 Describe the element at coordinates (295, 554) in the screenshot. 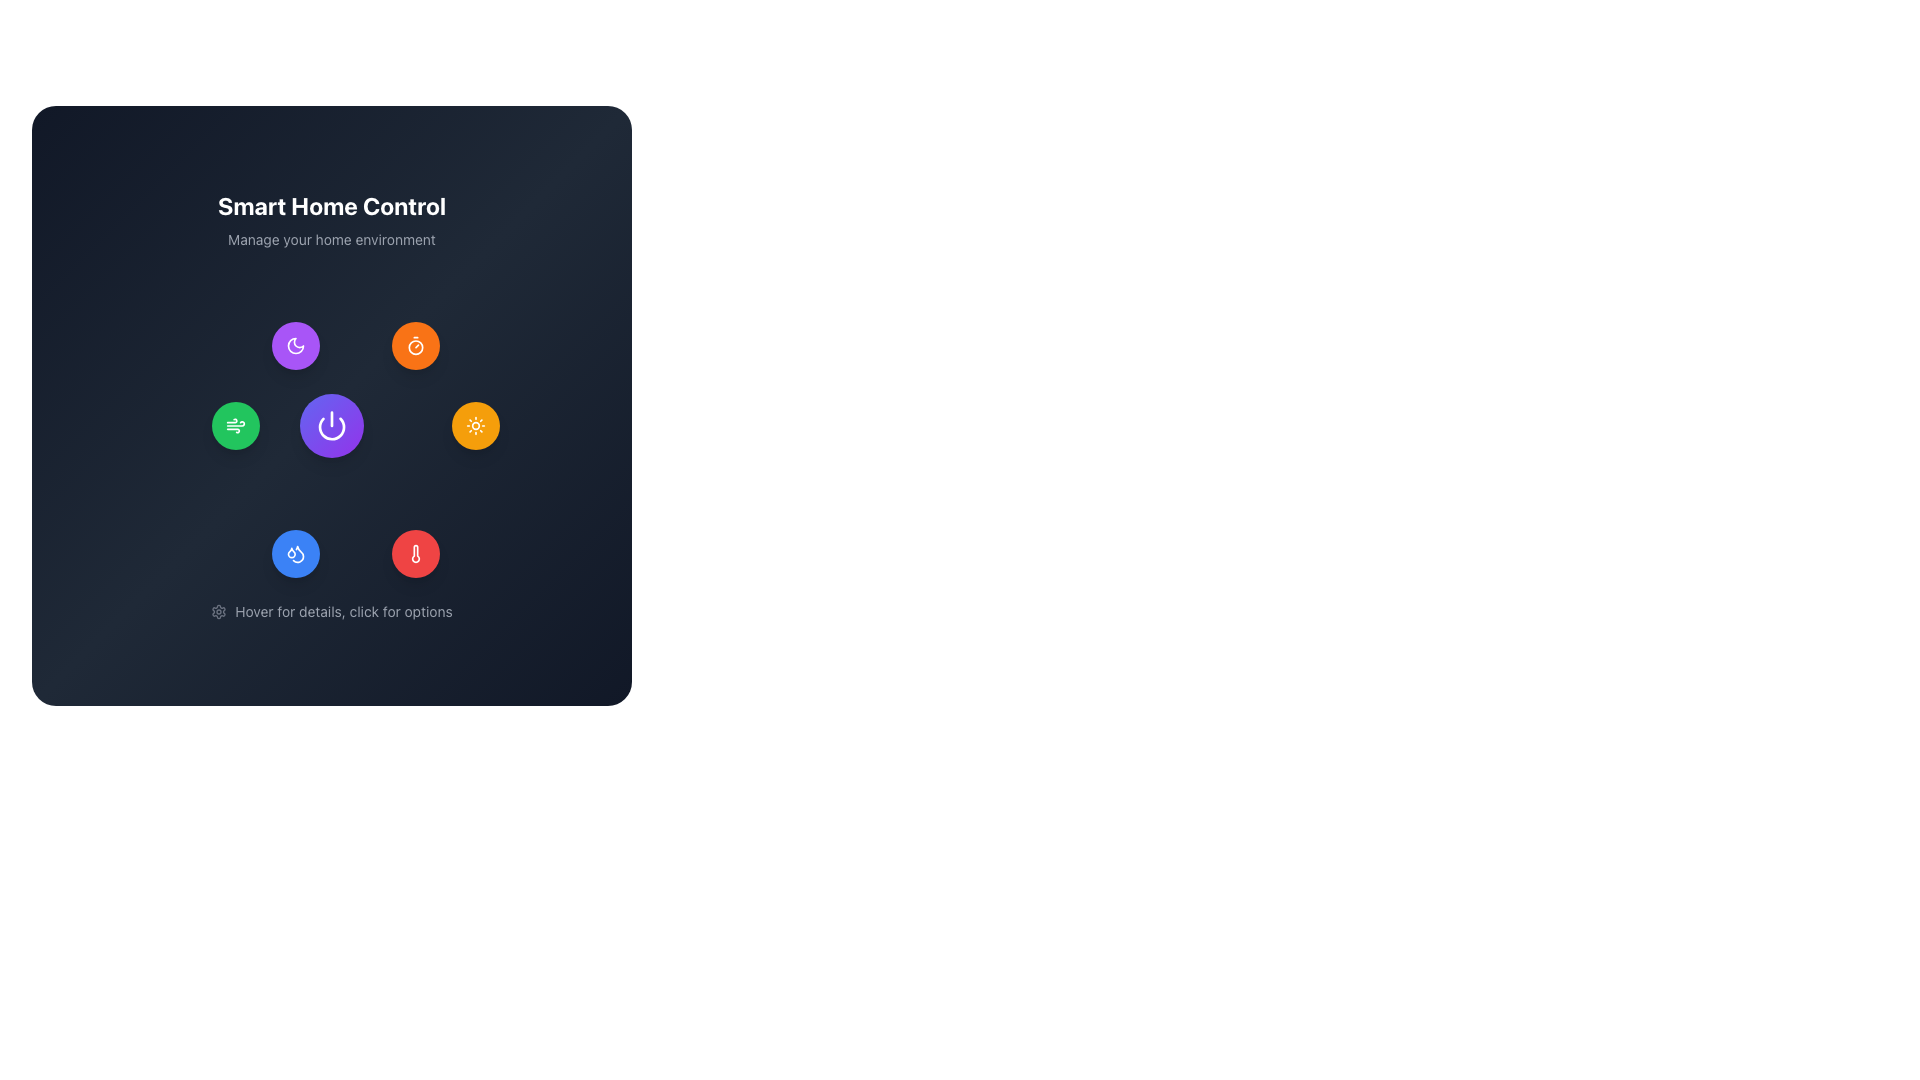

I see `the water or humidity control button, located in the bottom row of the control panel` at that location.